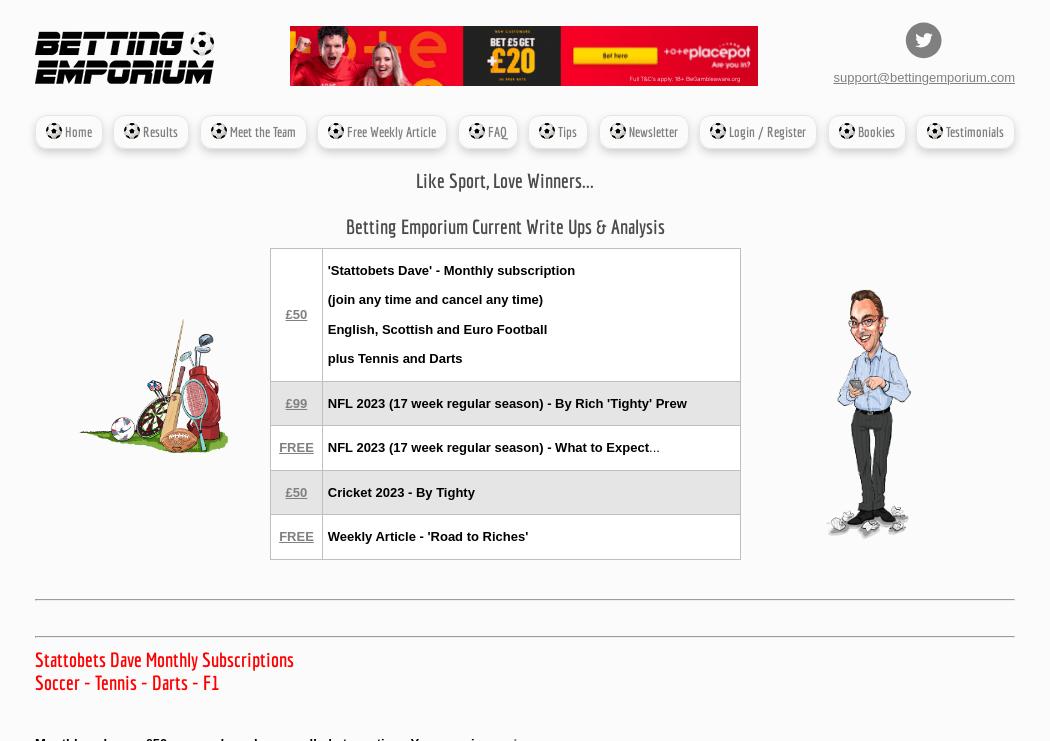  I want to click on 'Newsletter', so click(628, 130).